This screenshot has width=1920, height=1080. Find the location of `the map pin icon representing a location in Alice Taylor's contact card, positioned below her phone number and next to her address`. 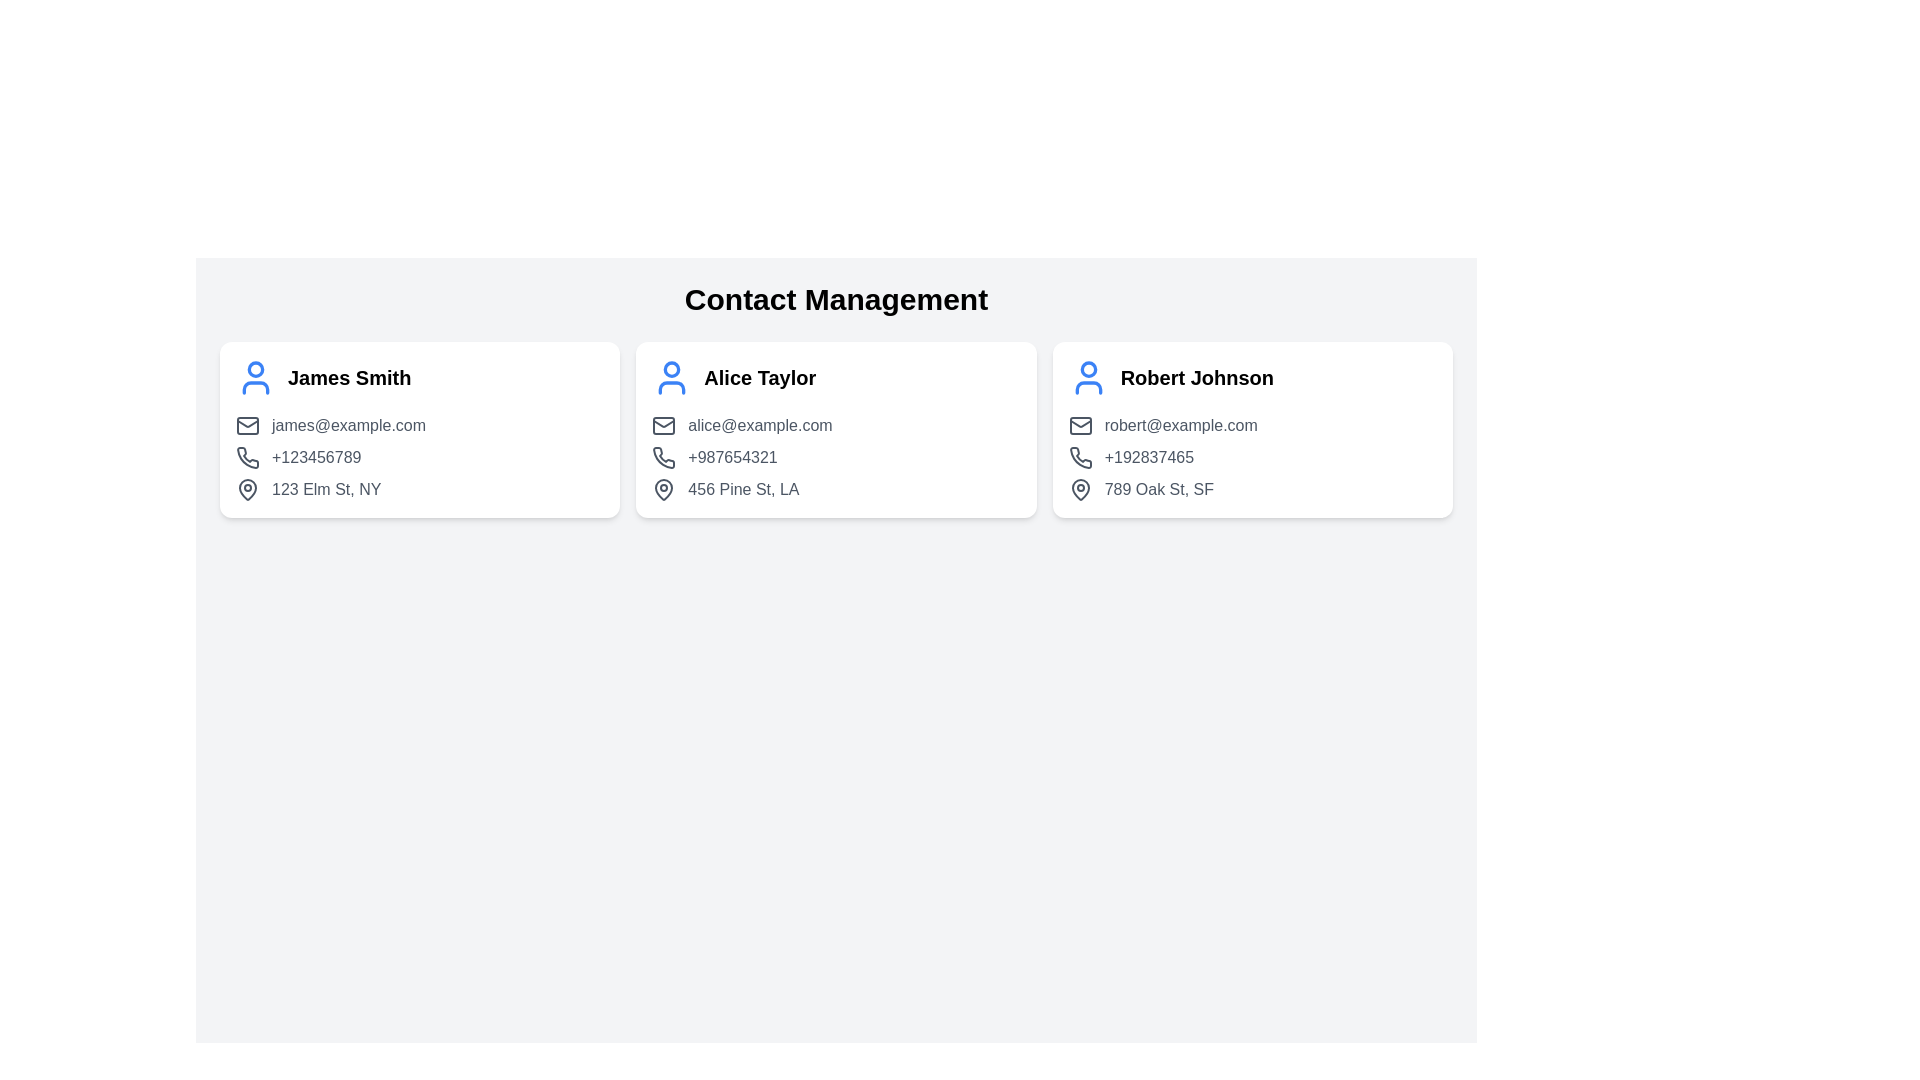

the map pin icon representing a location in Alice Taylor's contact card, positioned below her phone number and next to her address is located at coordinates (664, 489).